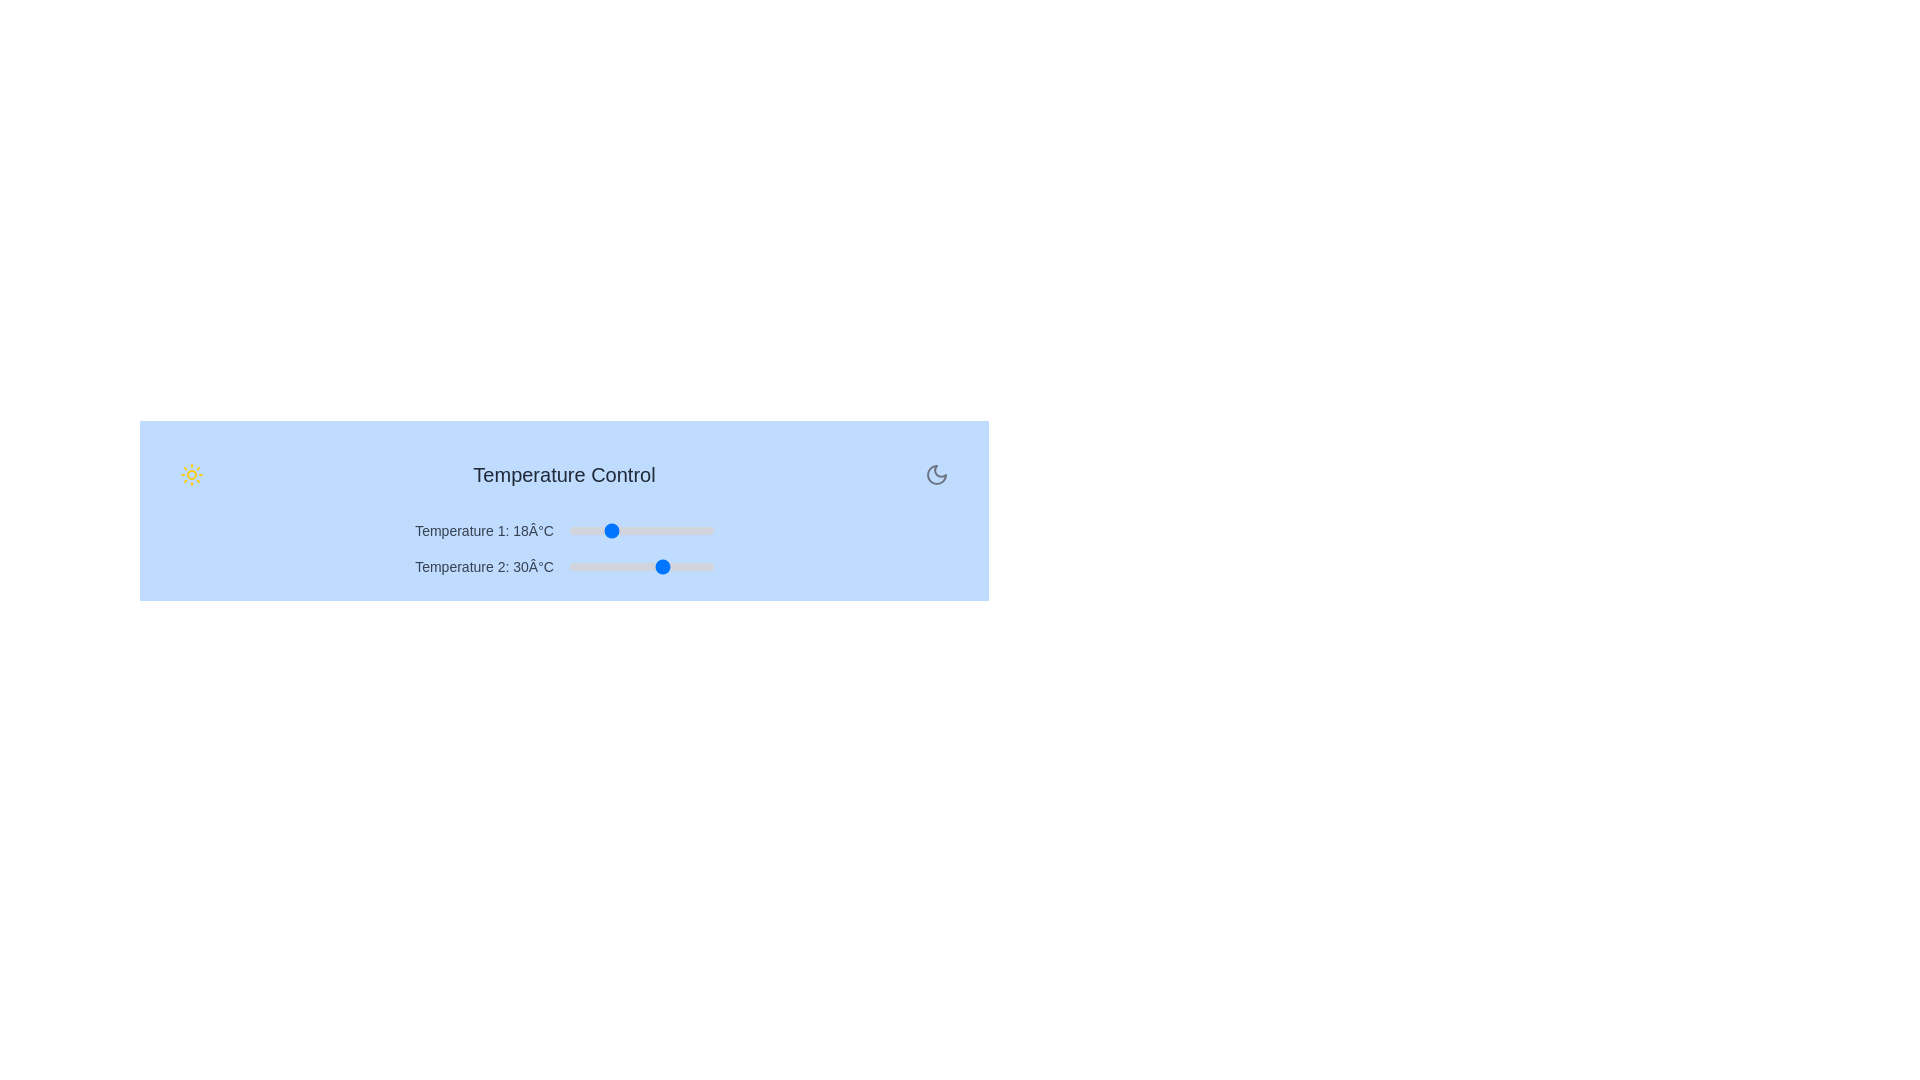 The height and width of the screenshot is (1080, 1920). I want to click on the 'Temperature Control' header bar, which contains a sun icon on the left, a bold label in the center, and a moon icon on the right, by clicking on it, so click(563, 474).